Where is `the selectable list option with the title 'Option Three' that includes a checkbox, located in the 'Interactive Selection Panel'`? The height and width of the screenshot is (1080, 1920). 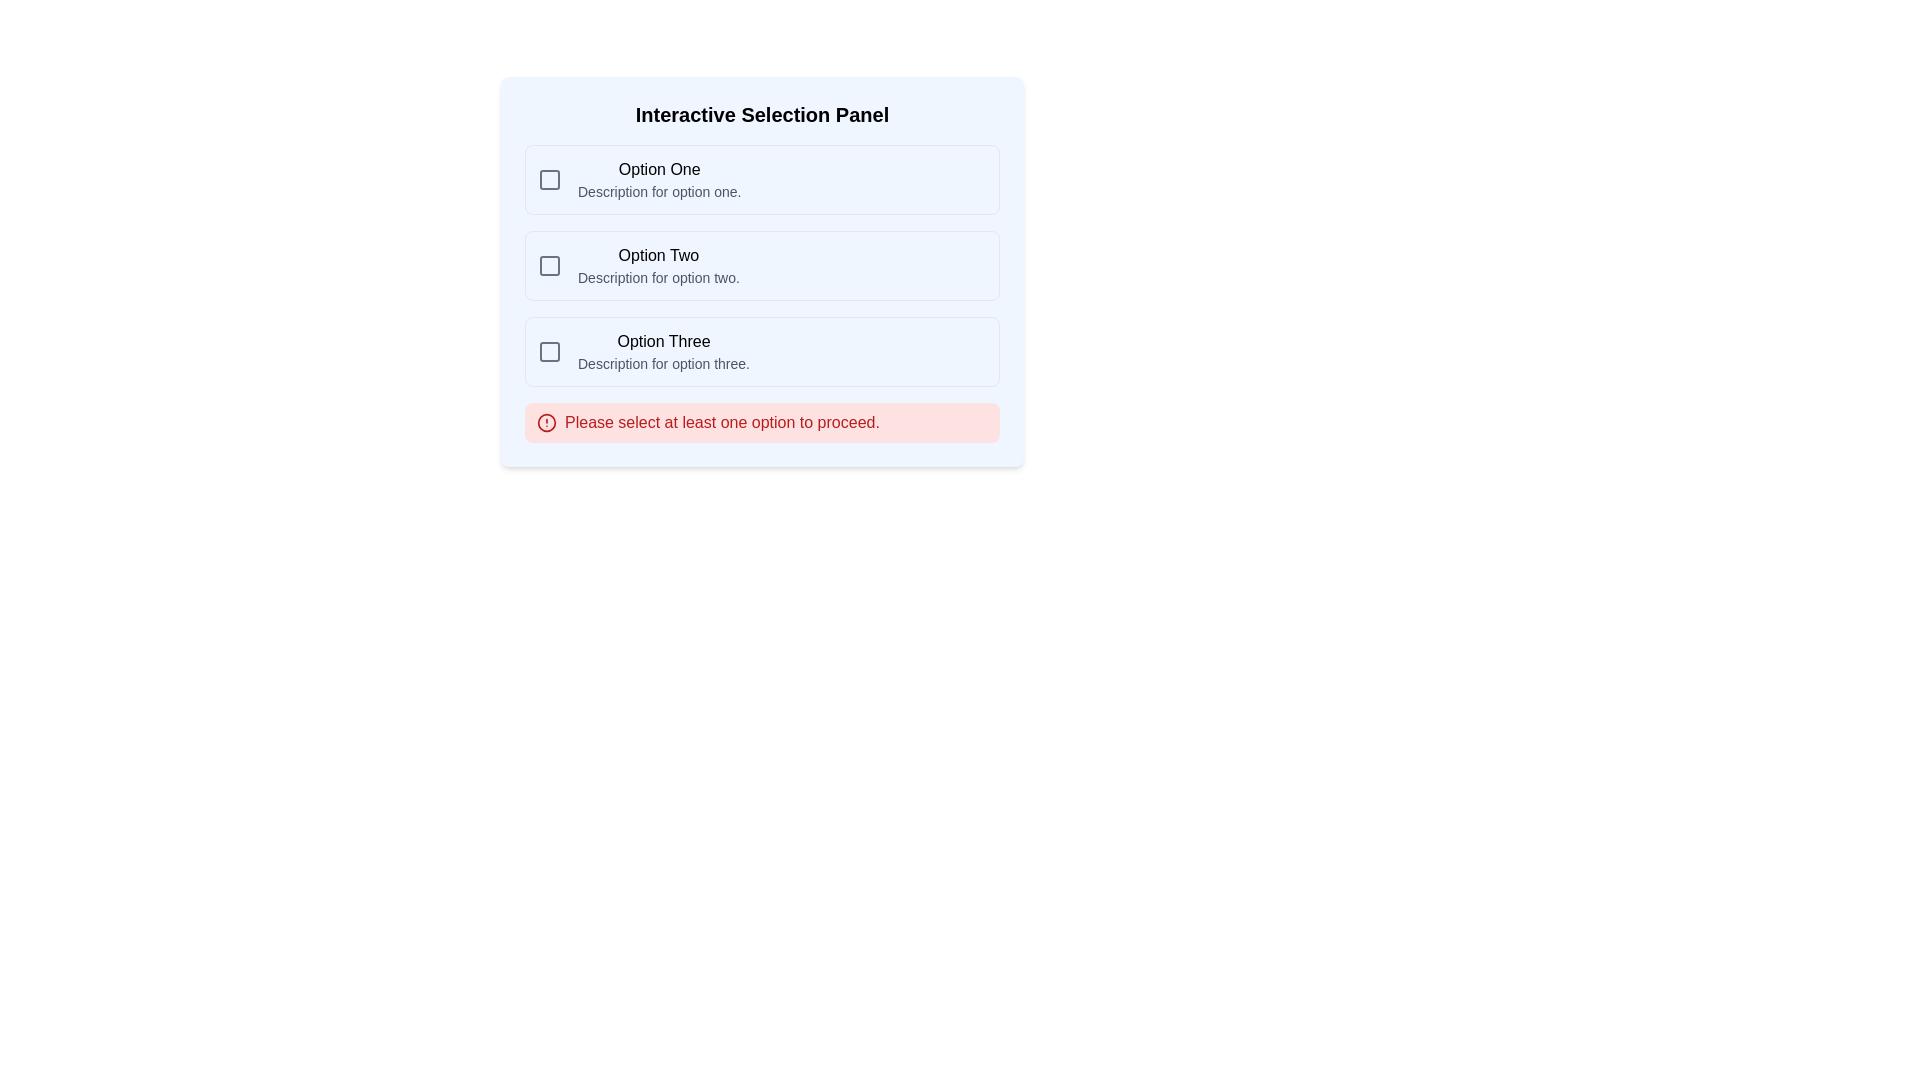
the selectable list option with the title 'Option Three' that includes a checkbox, located in the 'Interactive Selection Panel' is located at coordinates (761, 350).